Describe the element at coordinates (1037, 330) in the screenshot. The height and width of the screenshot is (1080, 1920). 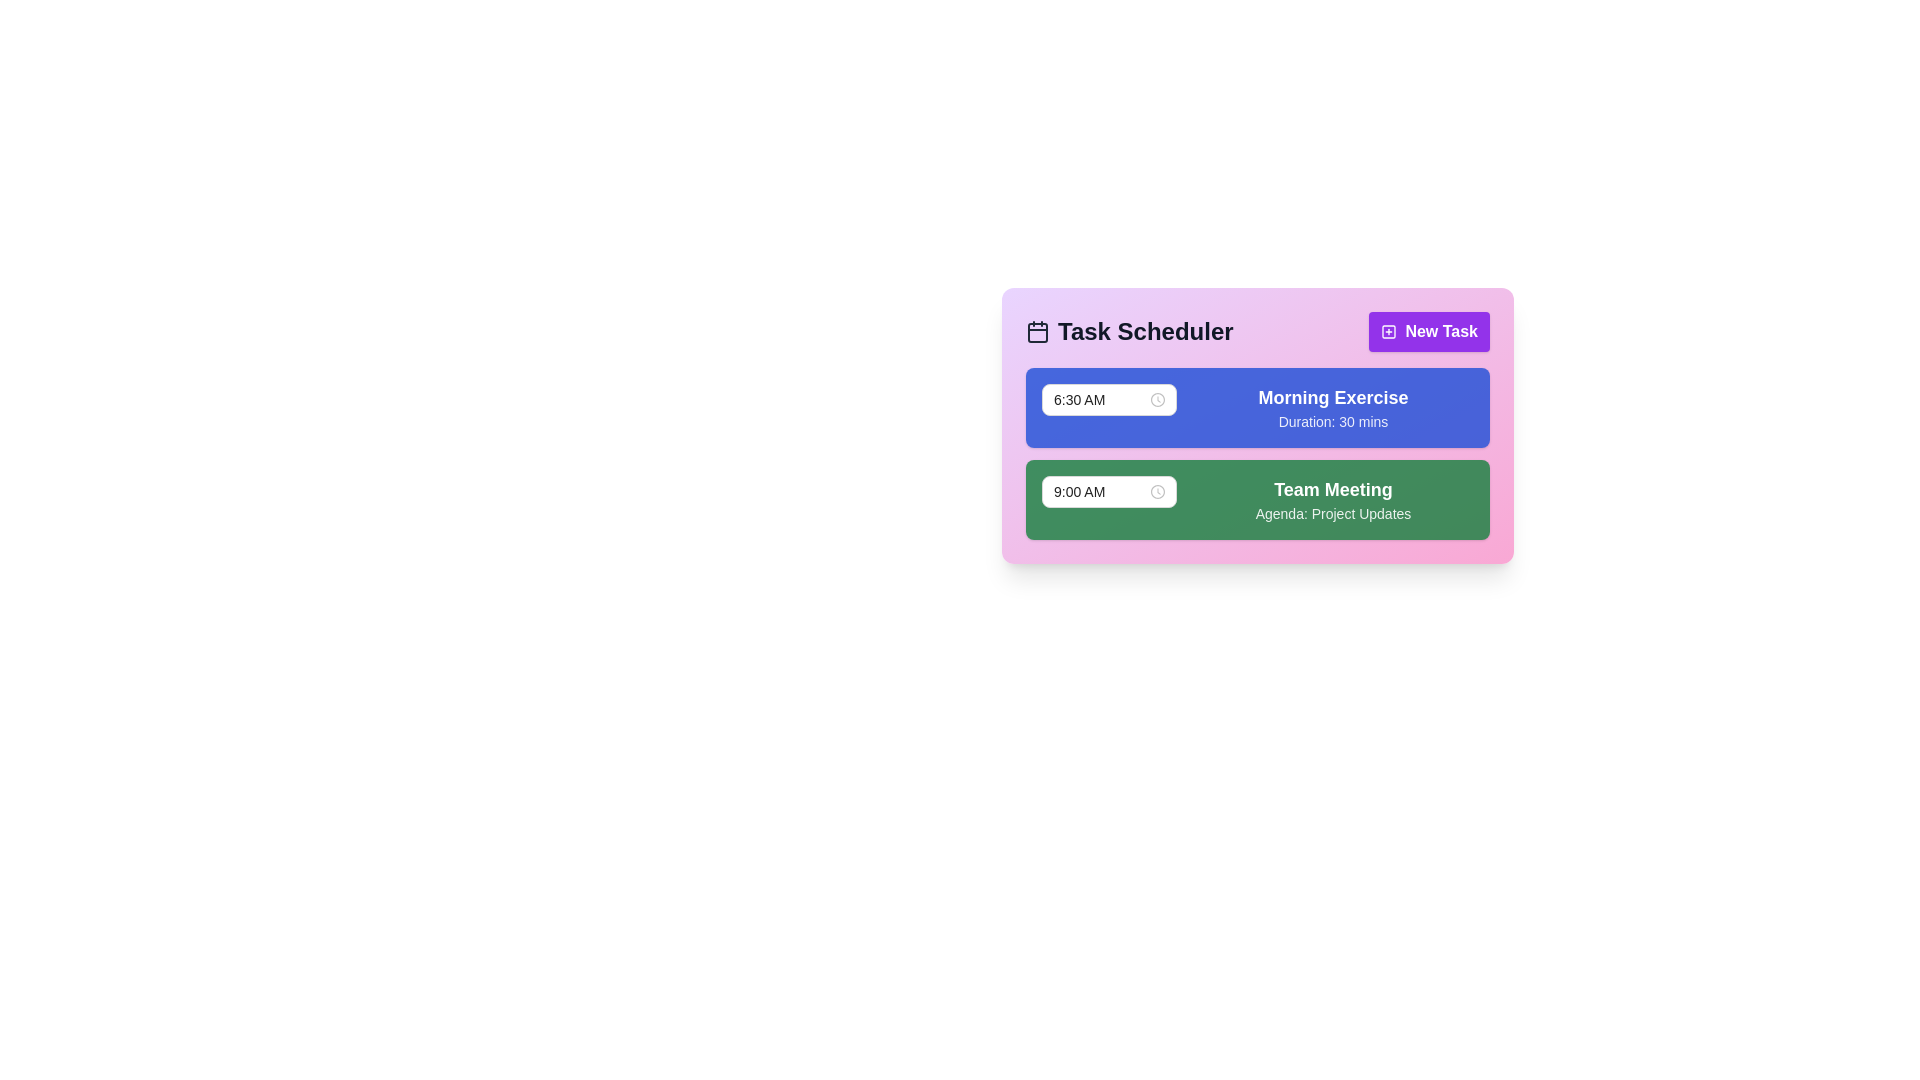
I see `the calendar icon located in the top-left corner of the Task Scheduler component, which has a grid-like structure and is aligned horizontally with the title text 'Task Scheduler'` at that location.